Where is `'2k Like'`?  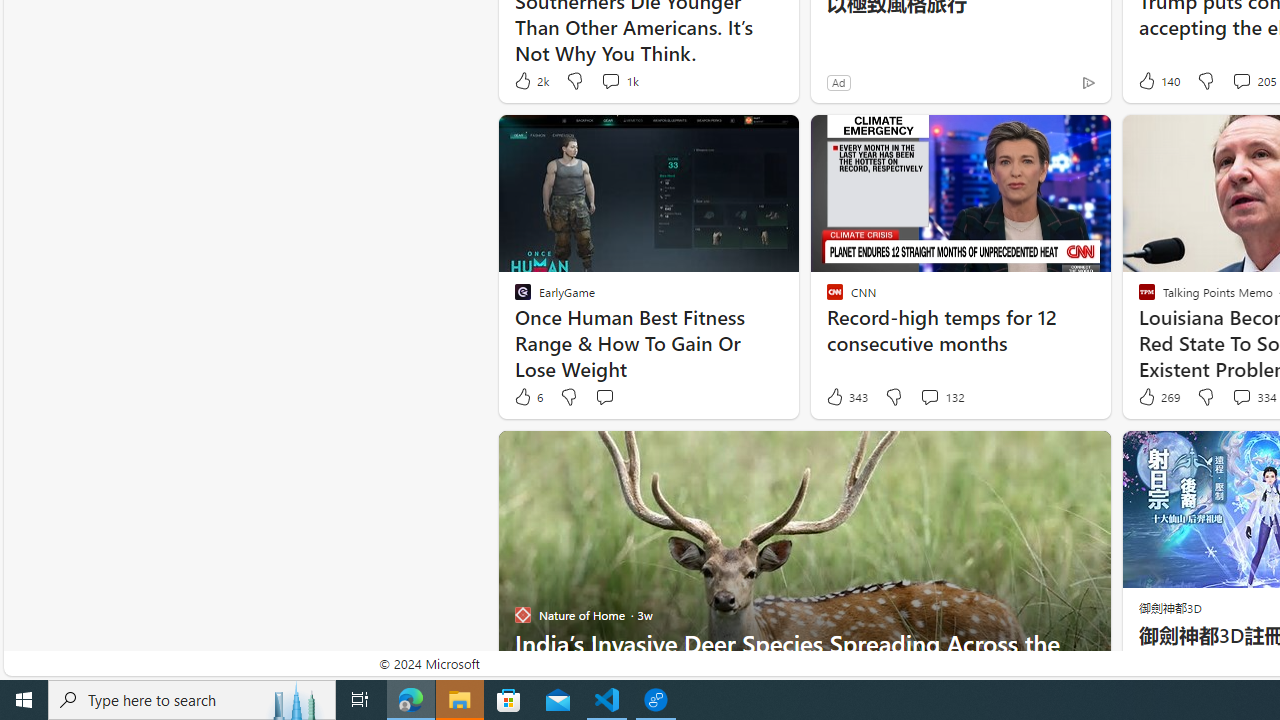 '2k Like' is located at coordinates (530, 80).